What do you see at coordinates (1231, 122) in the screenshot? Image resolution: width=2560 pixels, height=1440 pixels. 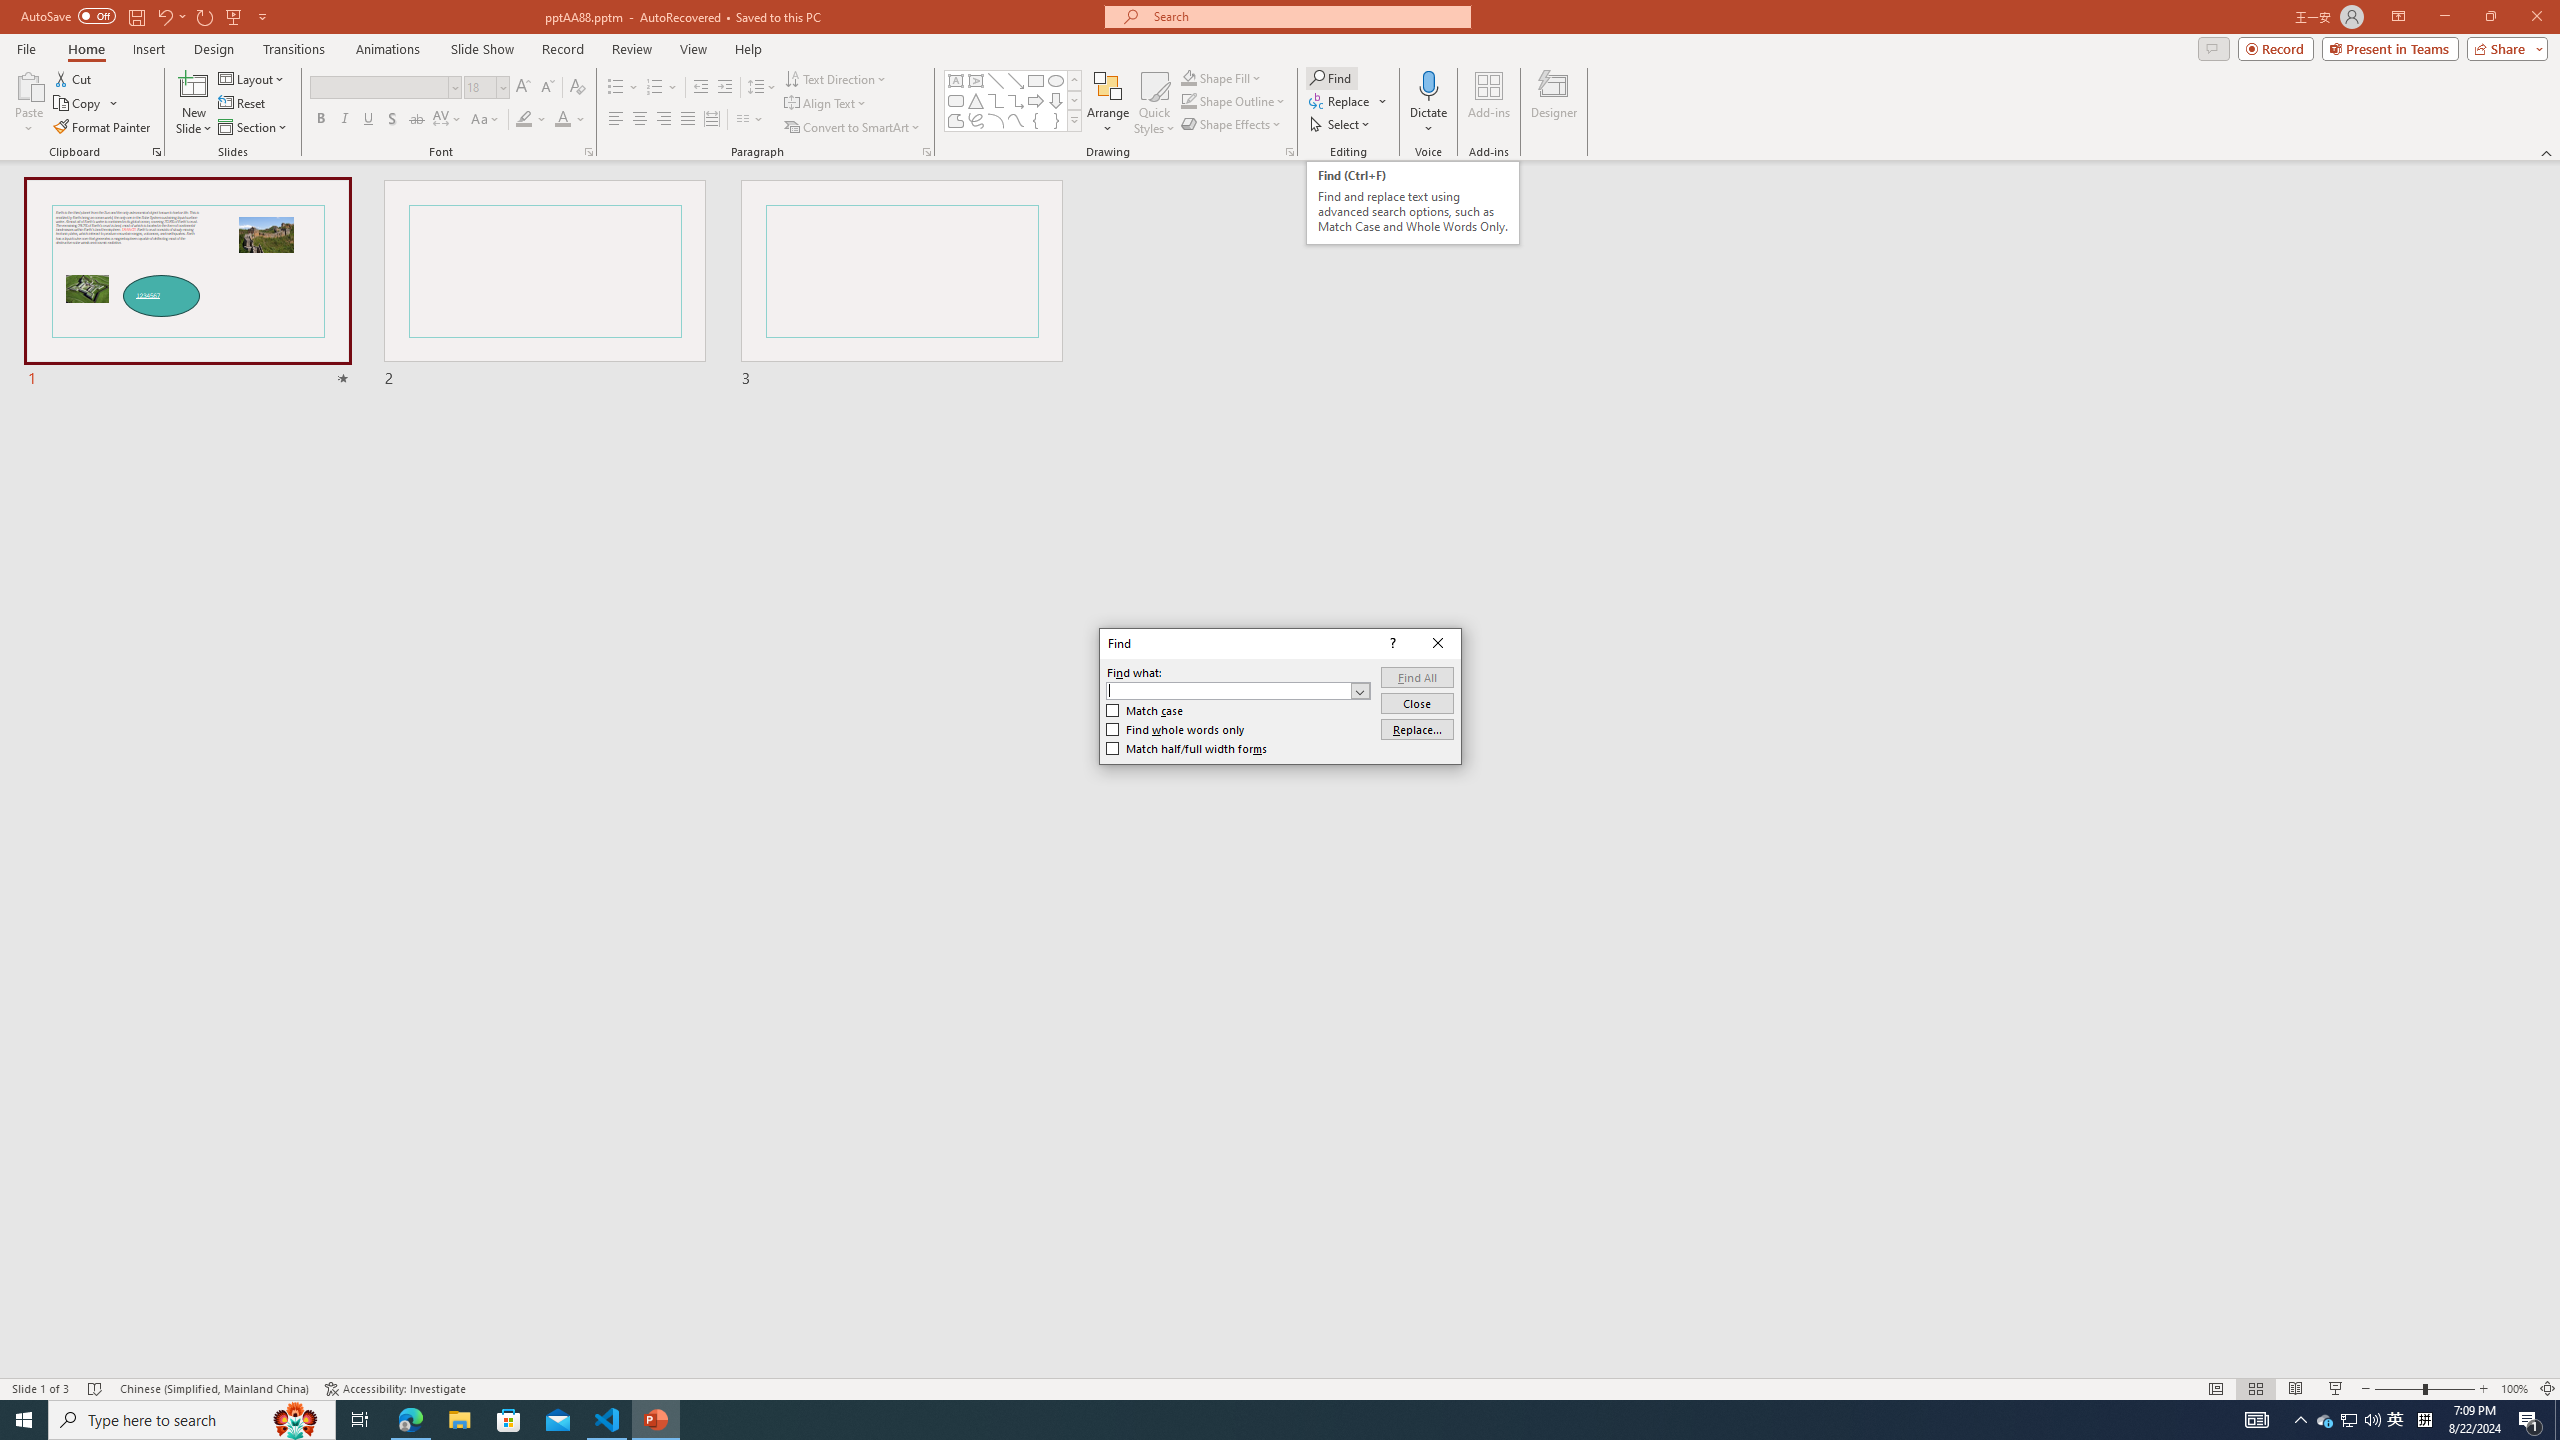 I see `'Shape Effects'` at bounding box center [1231, 122].